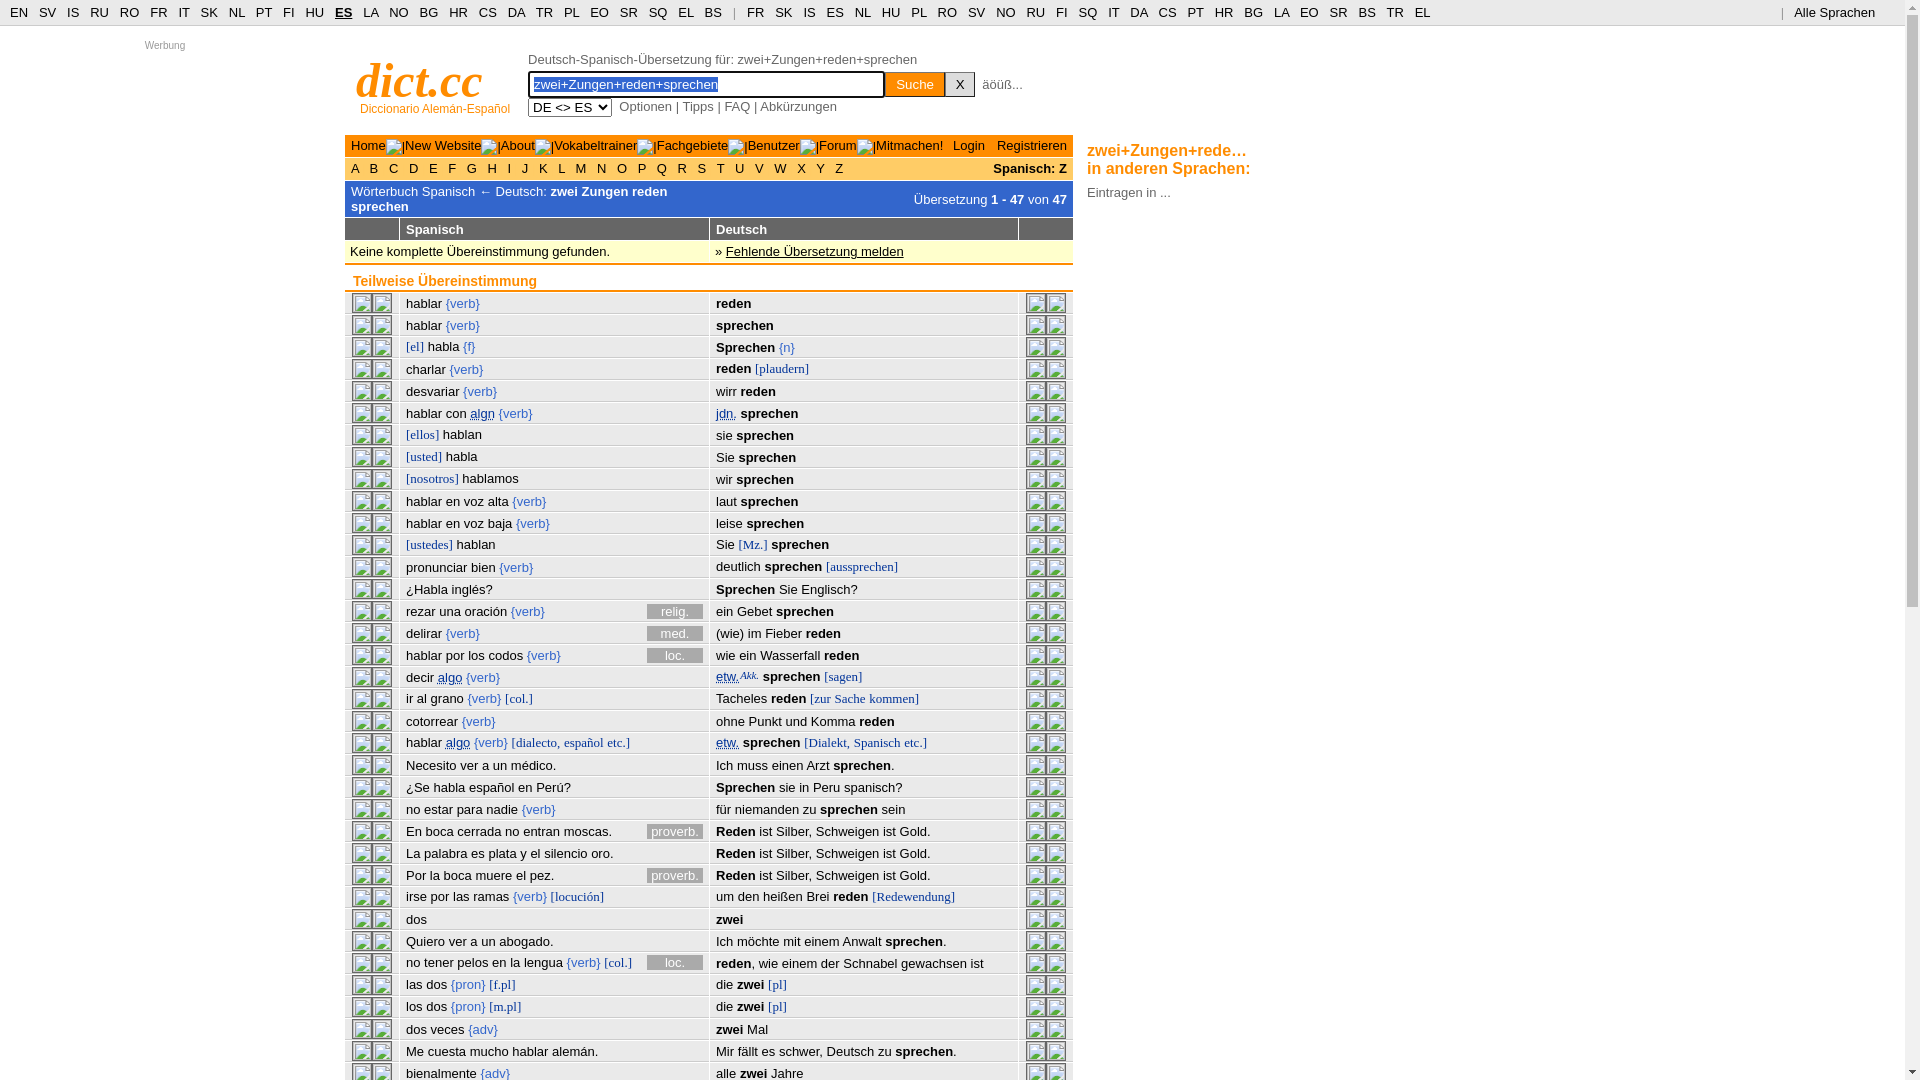  Describe the element at coordinates (19, 12) in the screenshot. I see `'EN'` at that location.